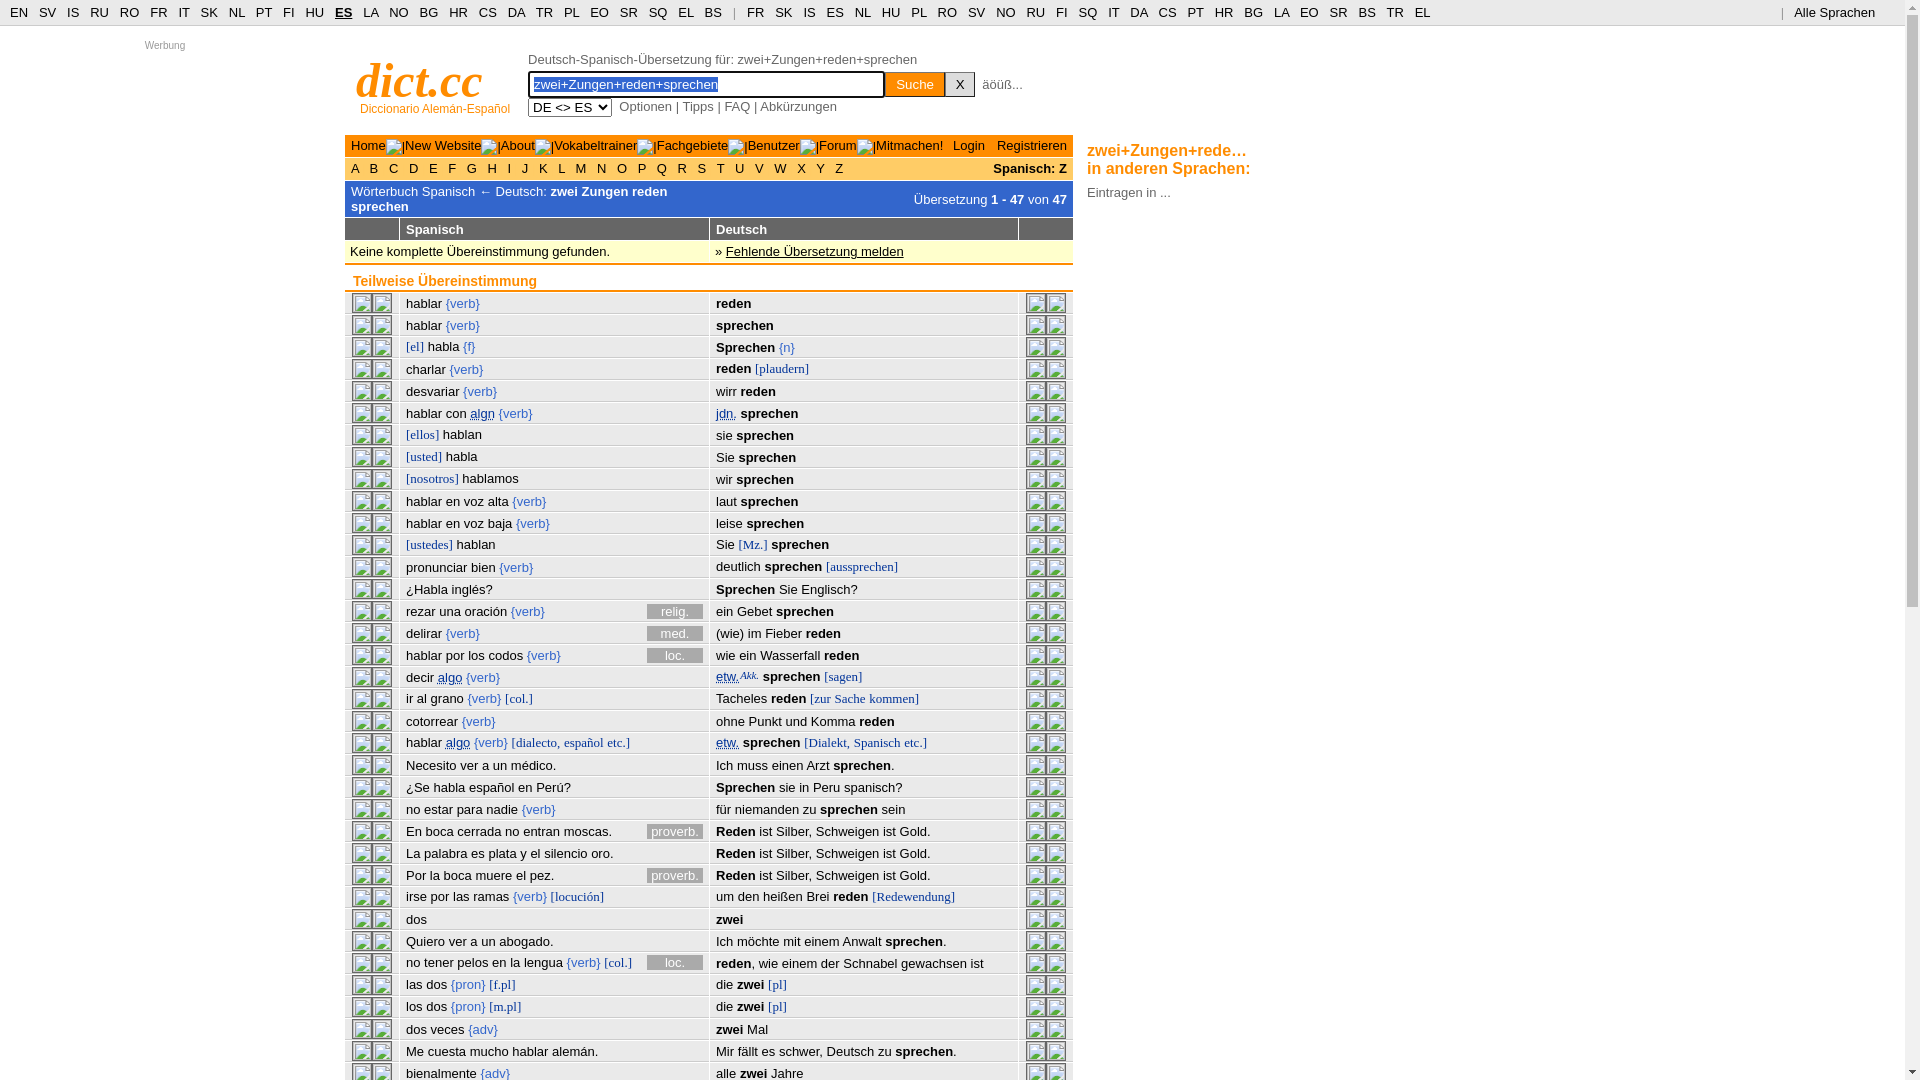  Describe the element at coordinates (19, 12) in the screenshot. I see `'EN'` at that location.